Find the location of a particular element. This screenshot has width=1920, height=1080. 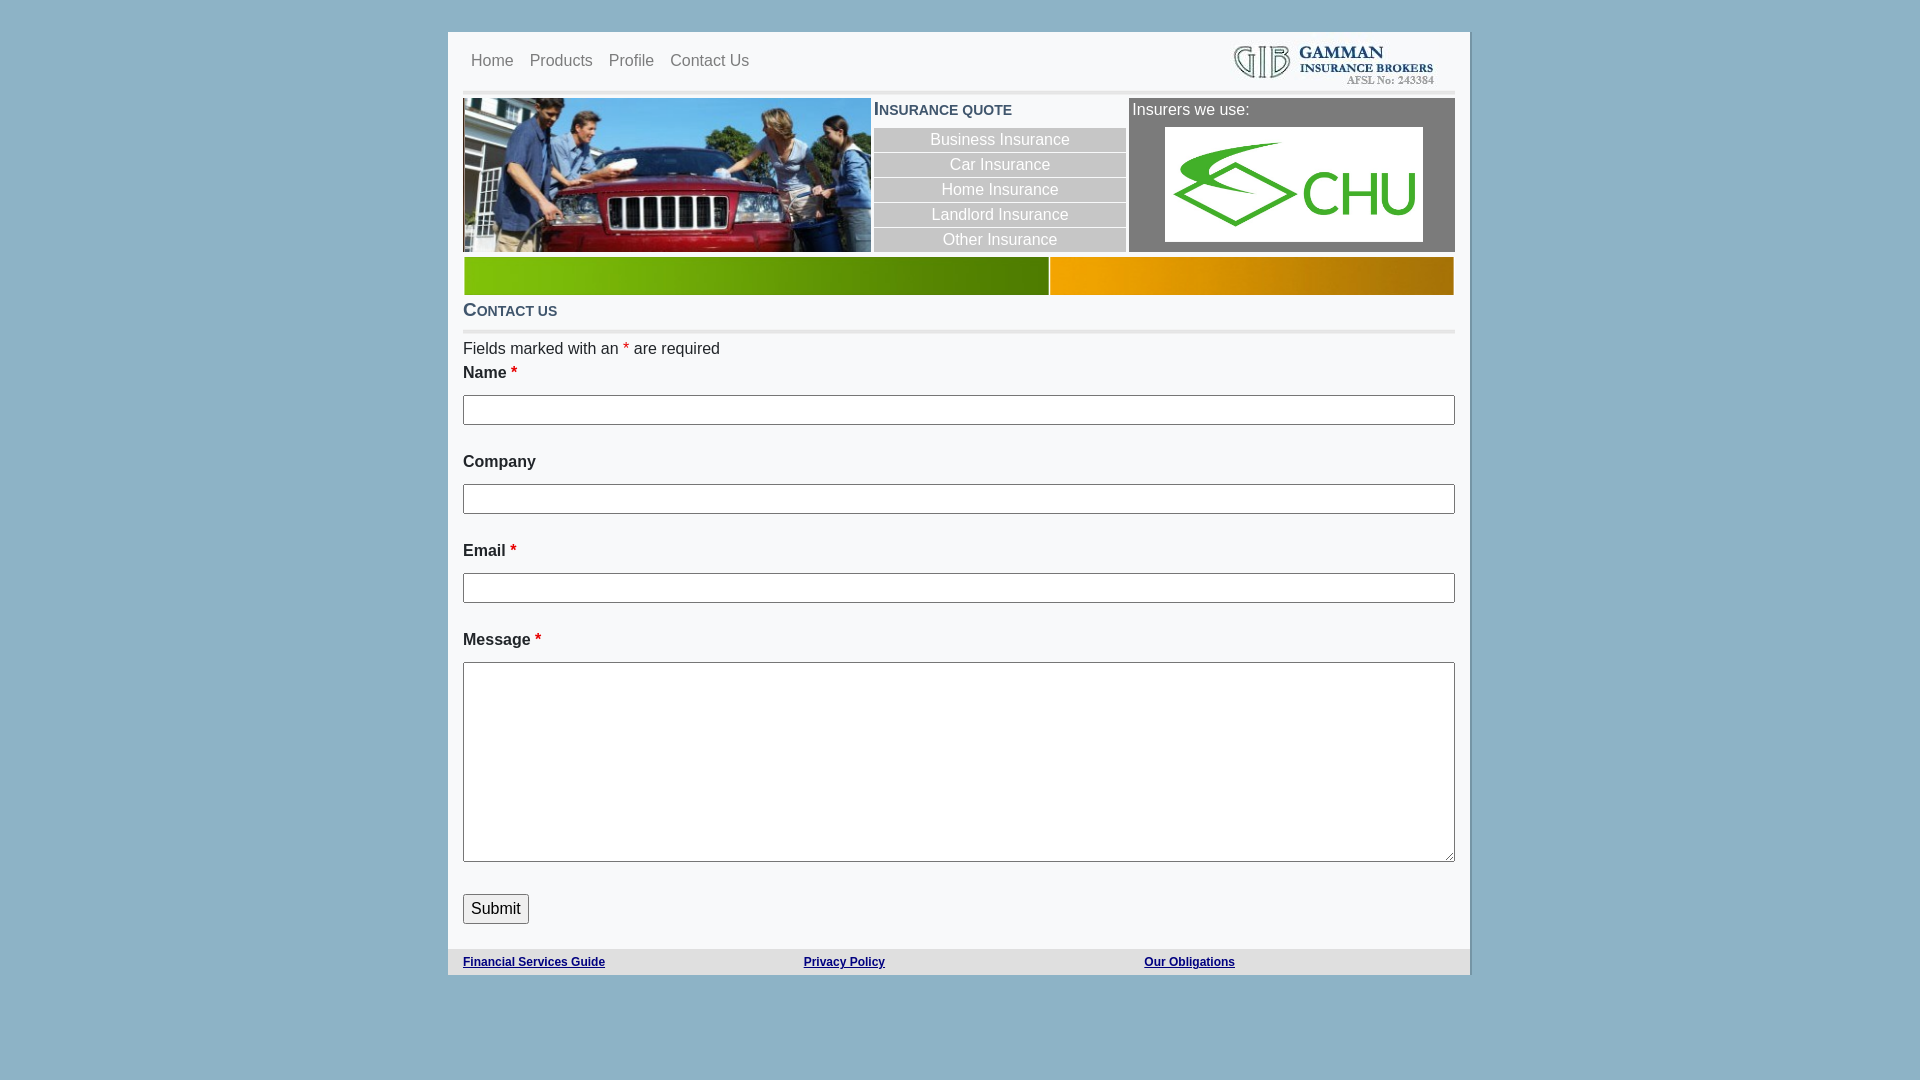

'Products' is located at coordinates (522, 60).